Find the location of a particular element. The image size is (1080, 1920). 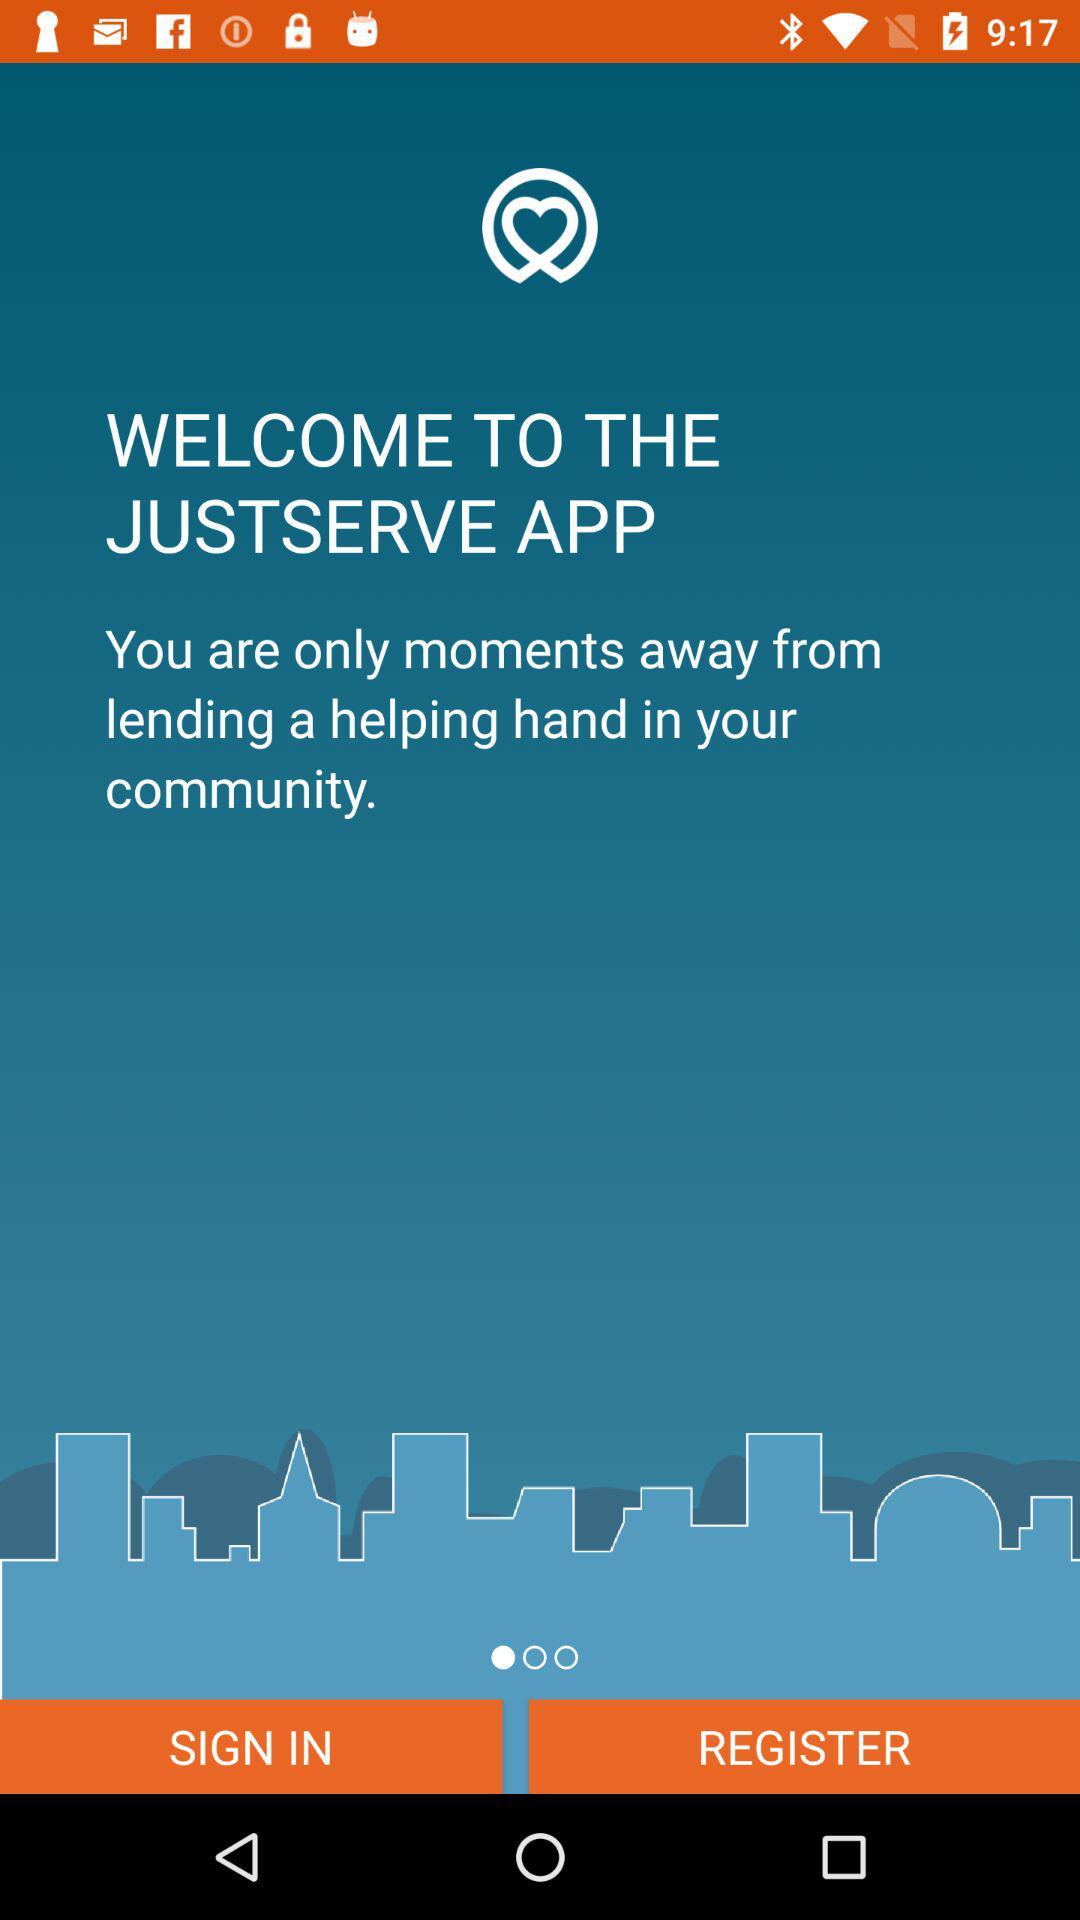

item next to the sign in icon is located at coordinates (803, 1745).